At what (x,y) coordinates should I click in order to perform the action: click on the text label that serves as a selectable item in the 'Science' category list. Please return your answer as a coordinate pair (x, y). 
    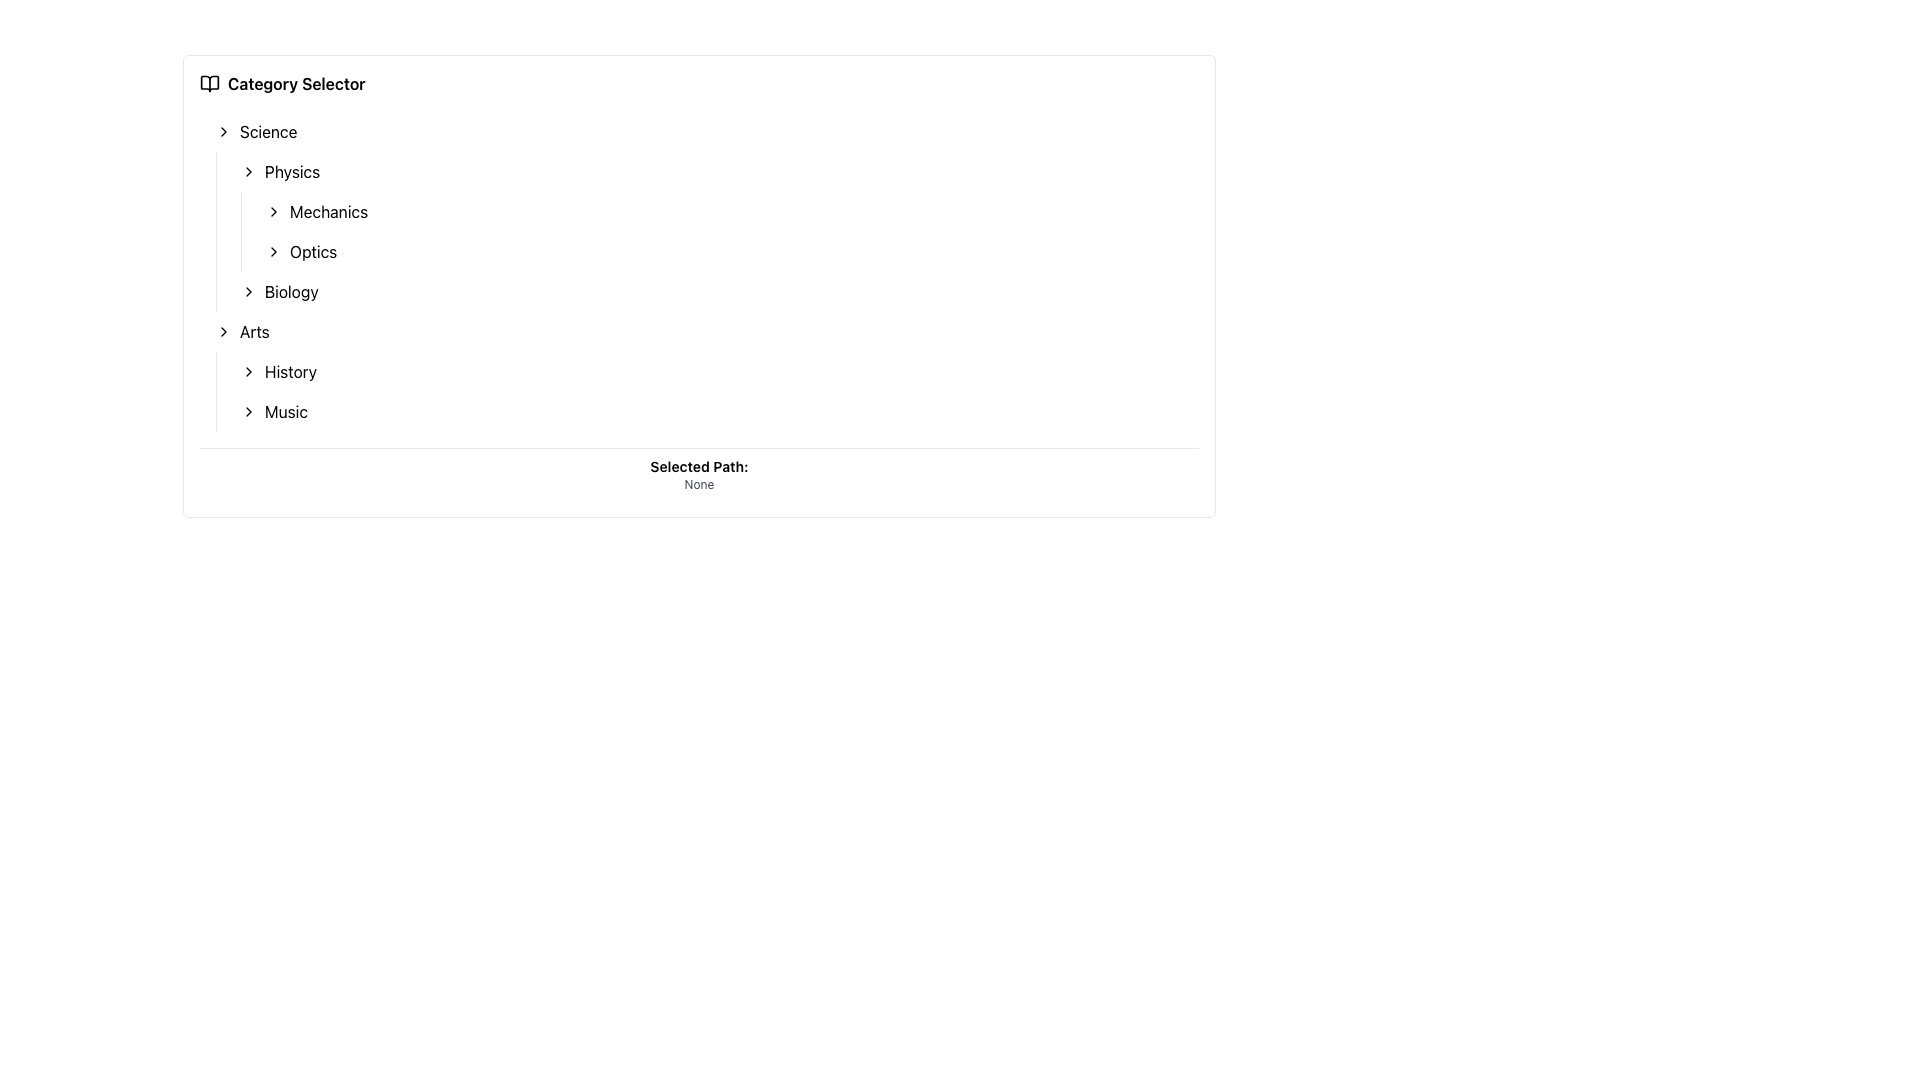
    Looking at the image, I should click on (290, 292).